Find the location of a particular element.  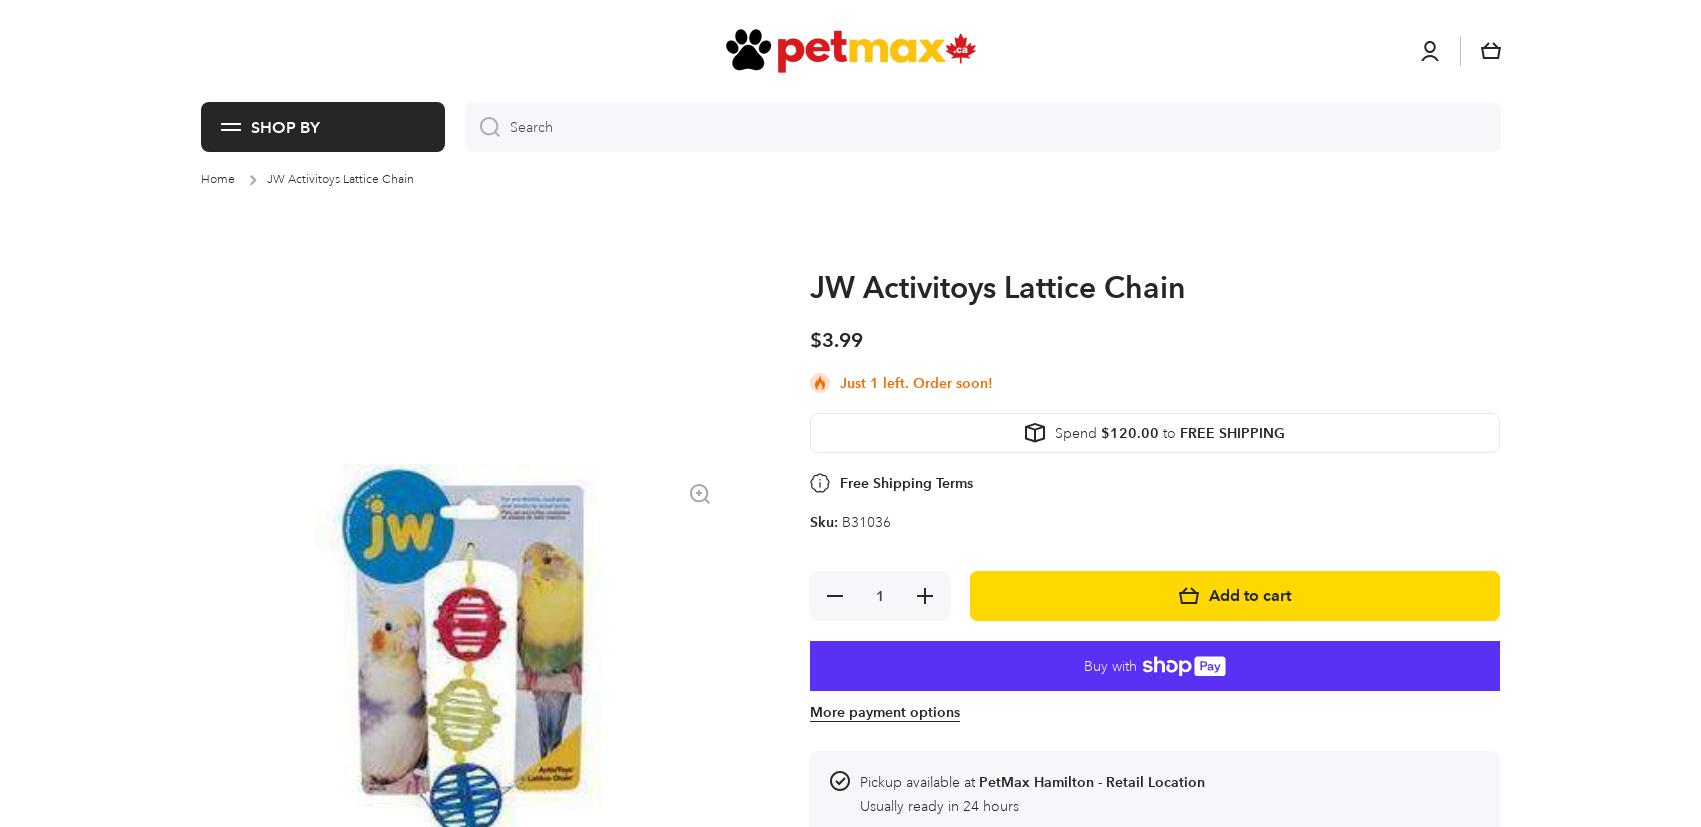

'Pumps' is located at coordinates (484, 69).